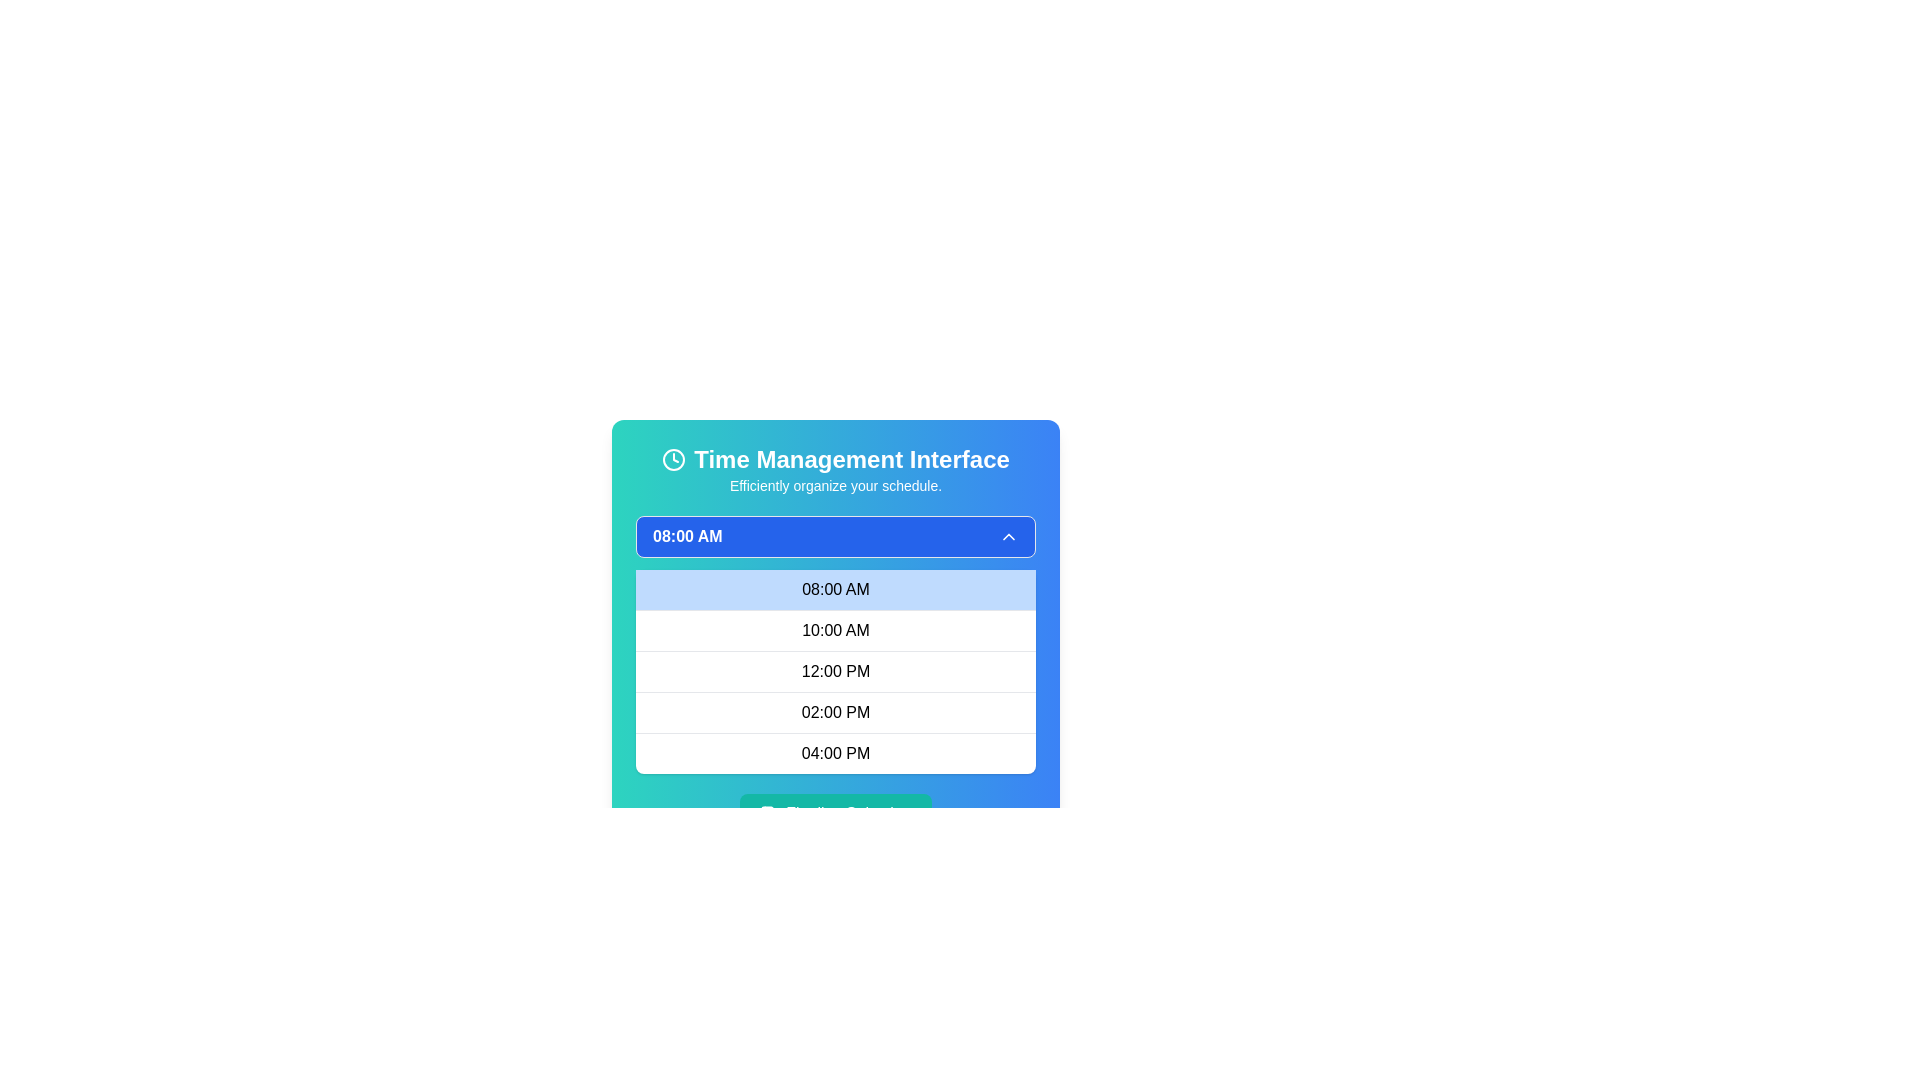 The width and height of the screenshot is (1920, 1080). I want to click on the highlighted time slot '10:00 AM' from the dropdown menu located in the Time Management Interface, so click(835, 644).